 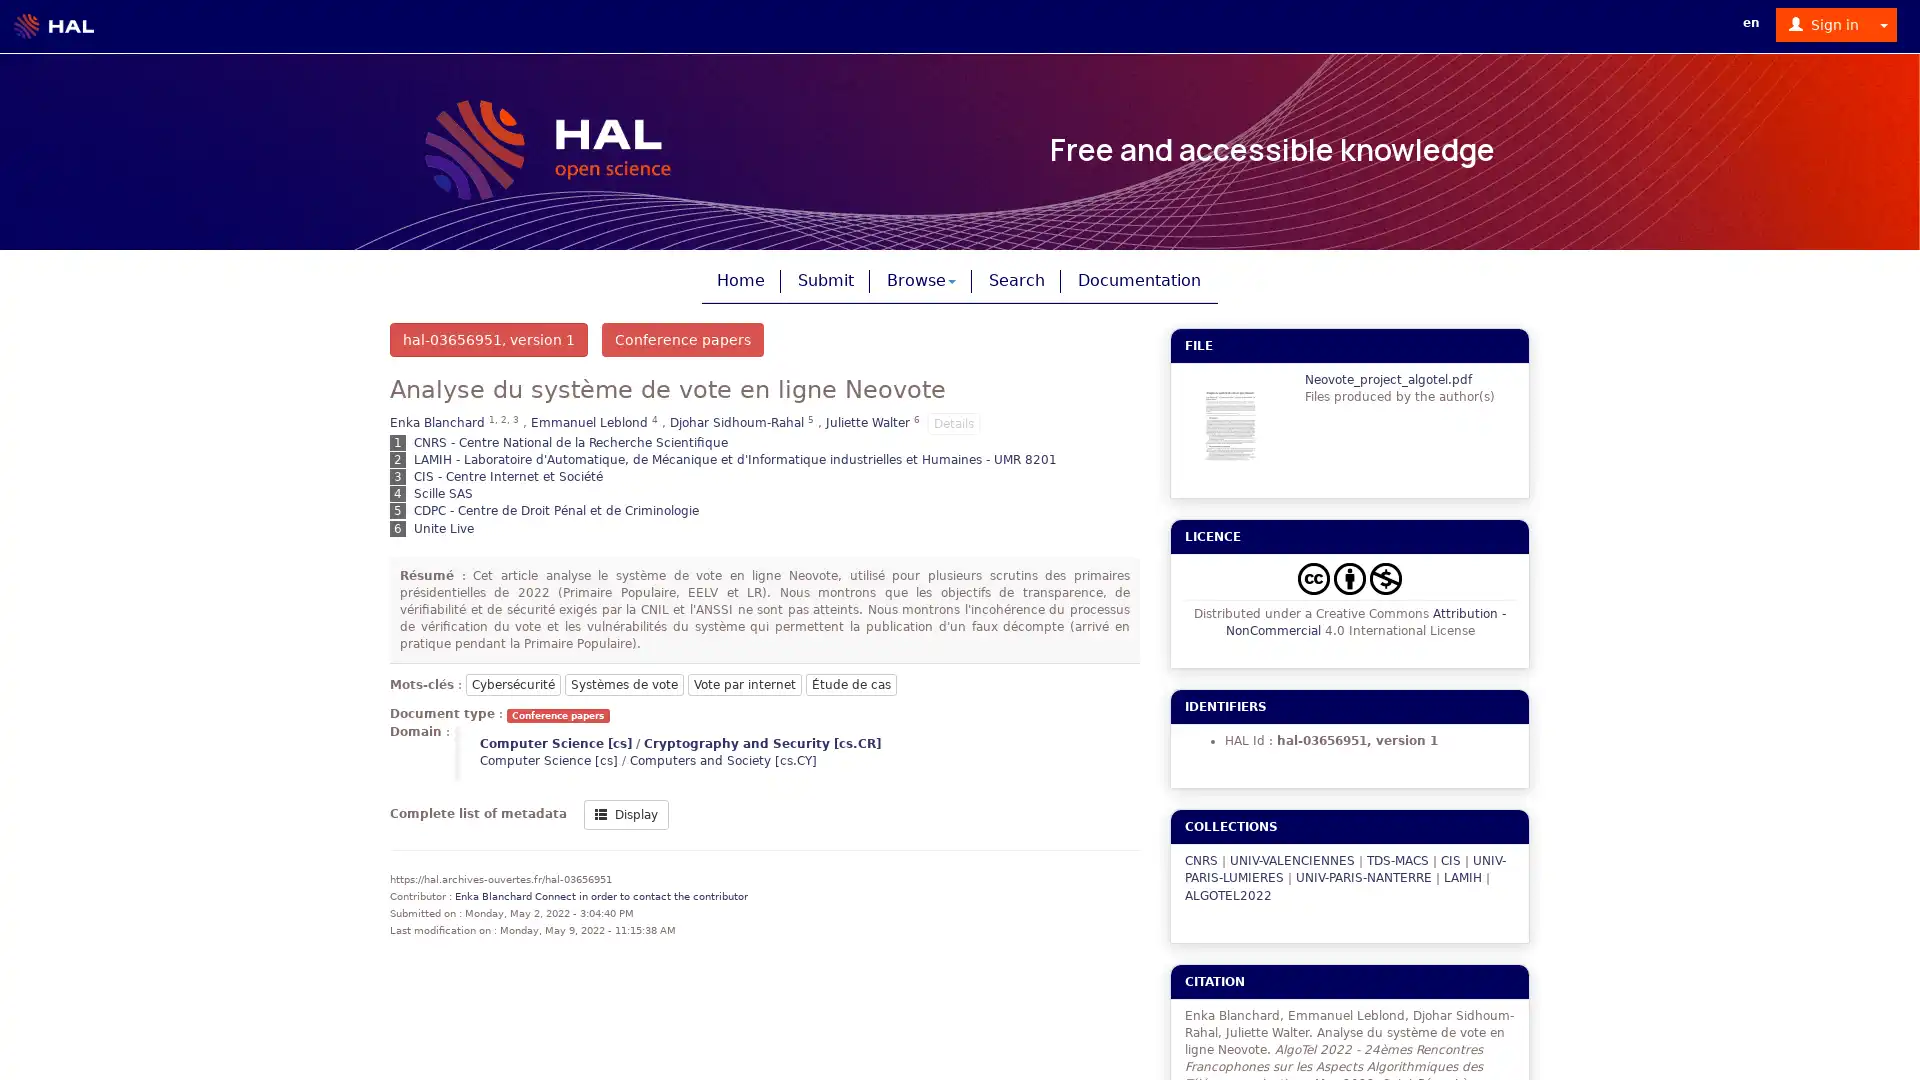 I want to click on Details, so click(x=953, y=422).